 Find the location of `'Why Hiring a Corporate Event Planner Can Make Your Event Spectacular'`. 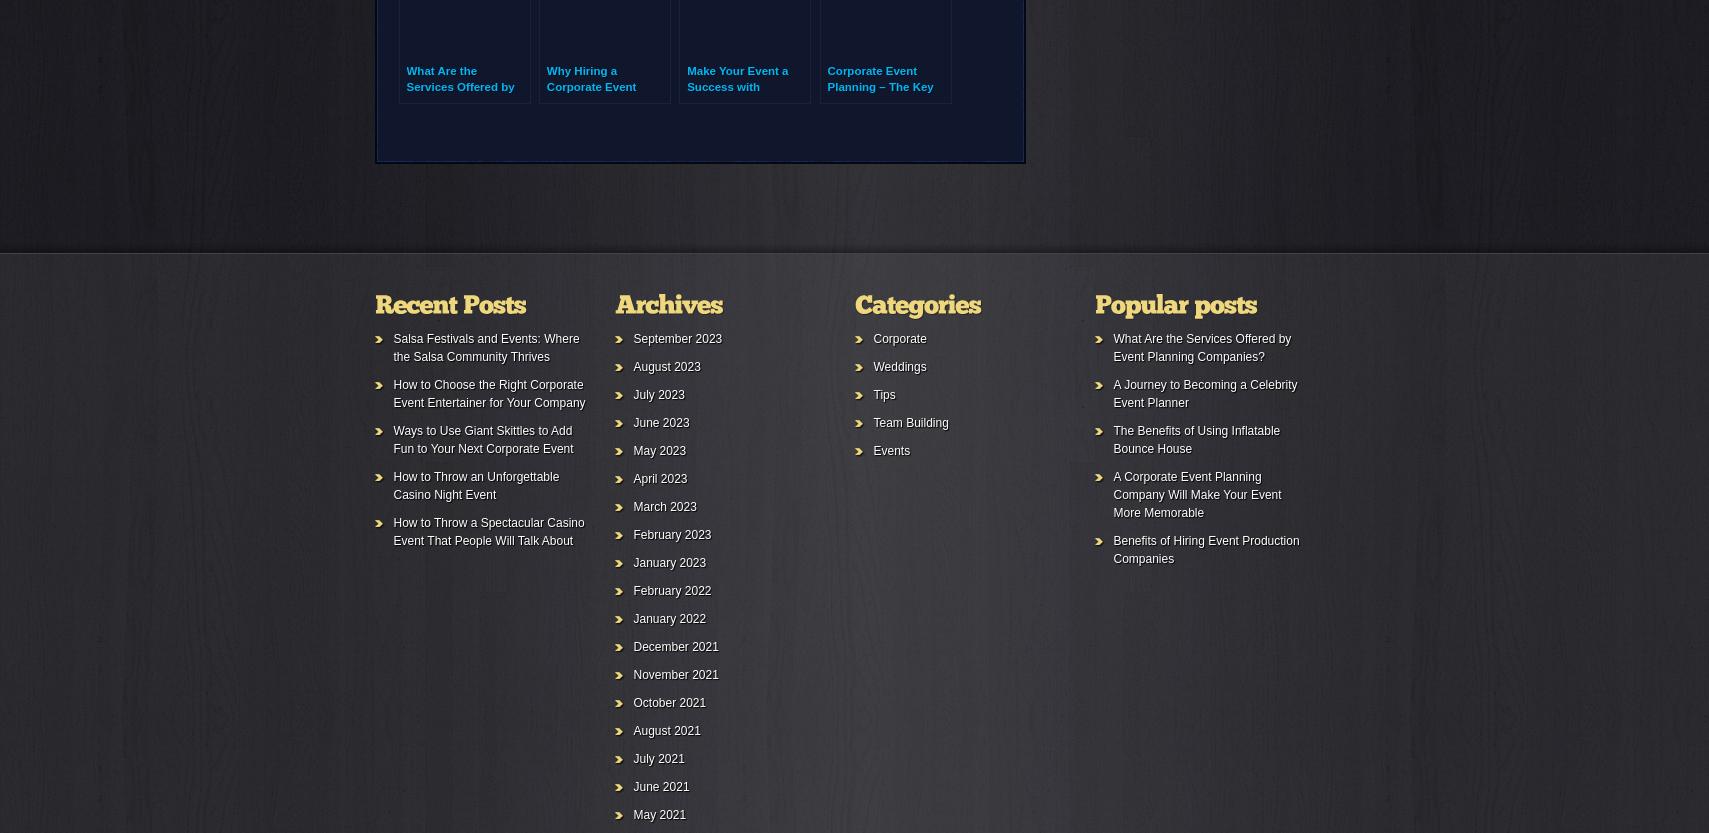

'Why Hiring a Corporate Event Planner Can Make Your Event Spectacular' is located at coordinates (594, 101).